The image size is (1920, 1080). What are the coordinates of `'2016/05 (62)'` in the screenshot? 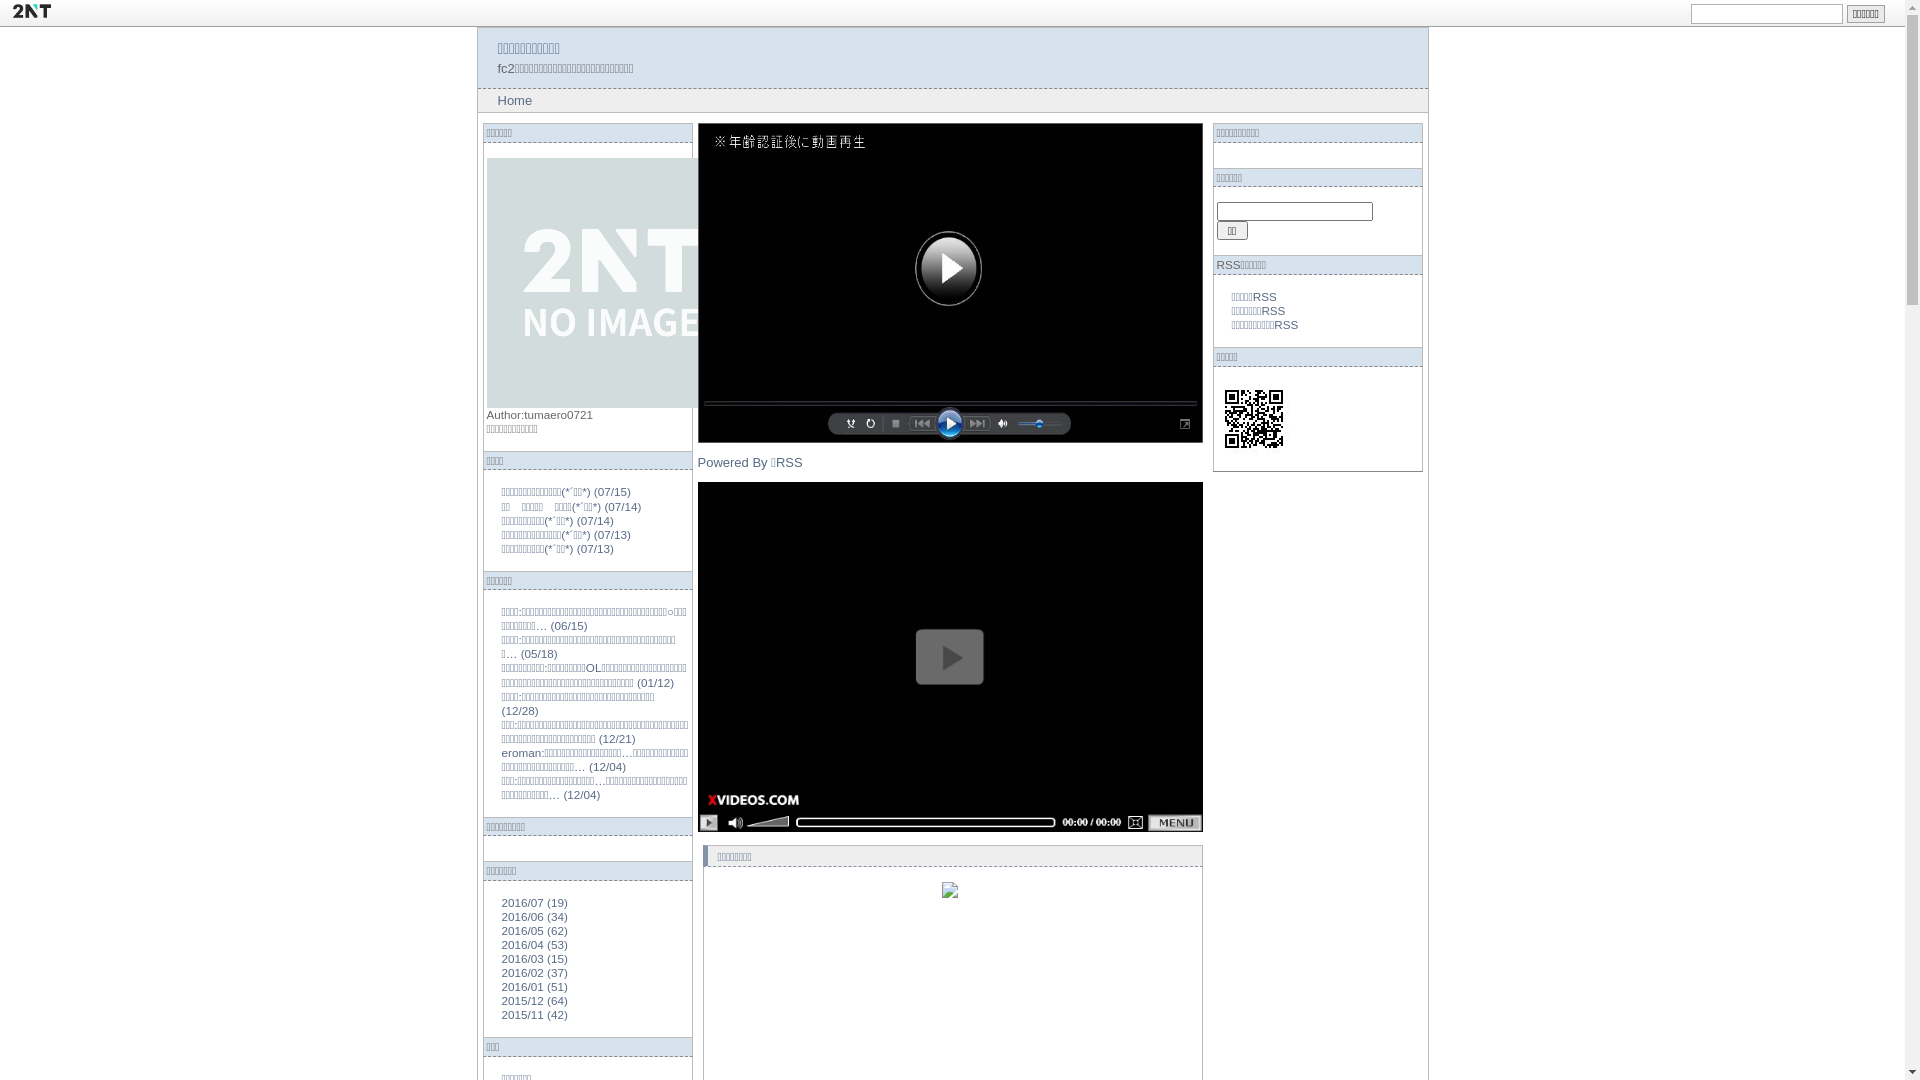 It's located at (502, 930).